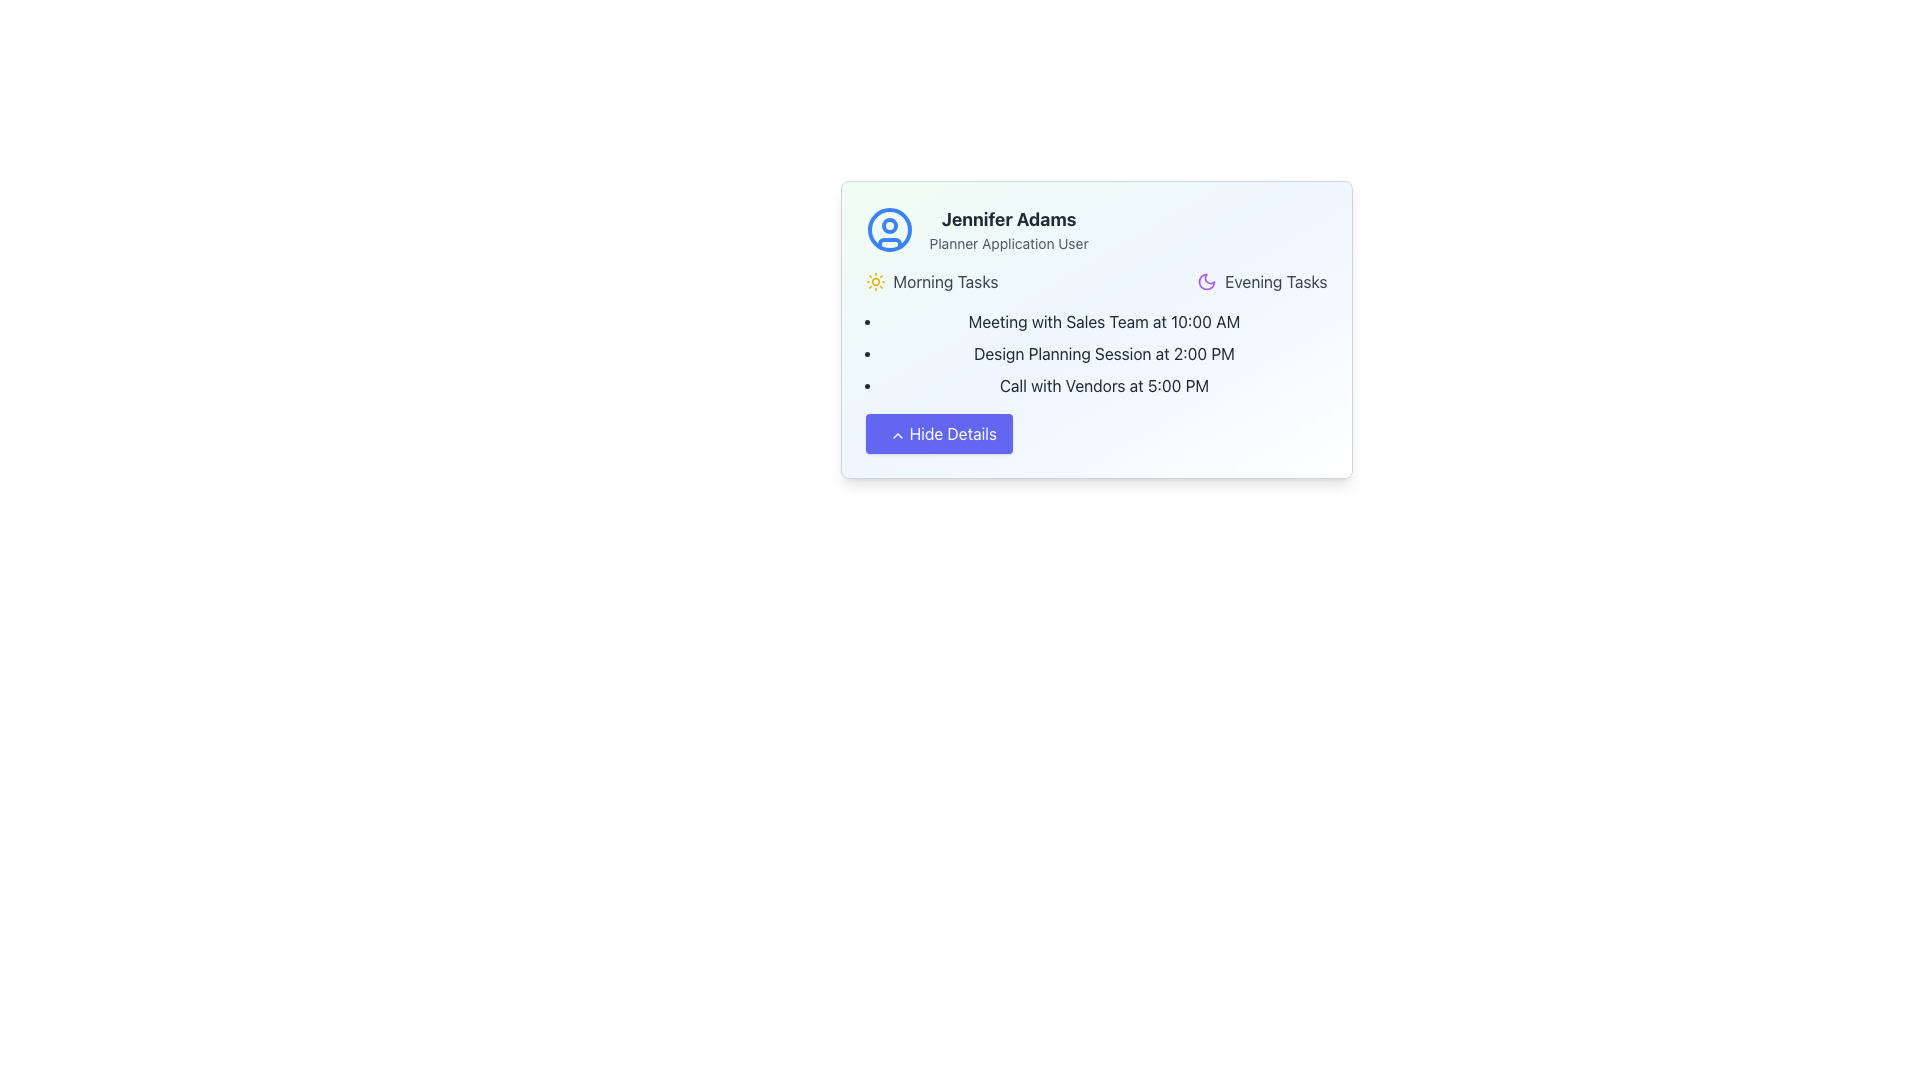 This screenshot has height=1080, width=1920. I want to click on the moon-shaped icon with a purple outline, located, so click(1206, 281).